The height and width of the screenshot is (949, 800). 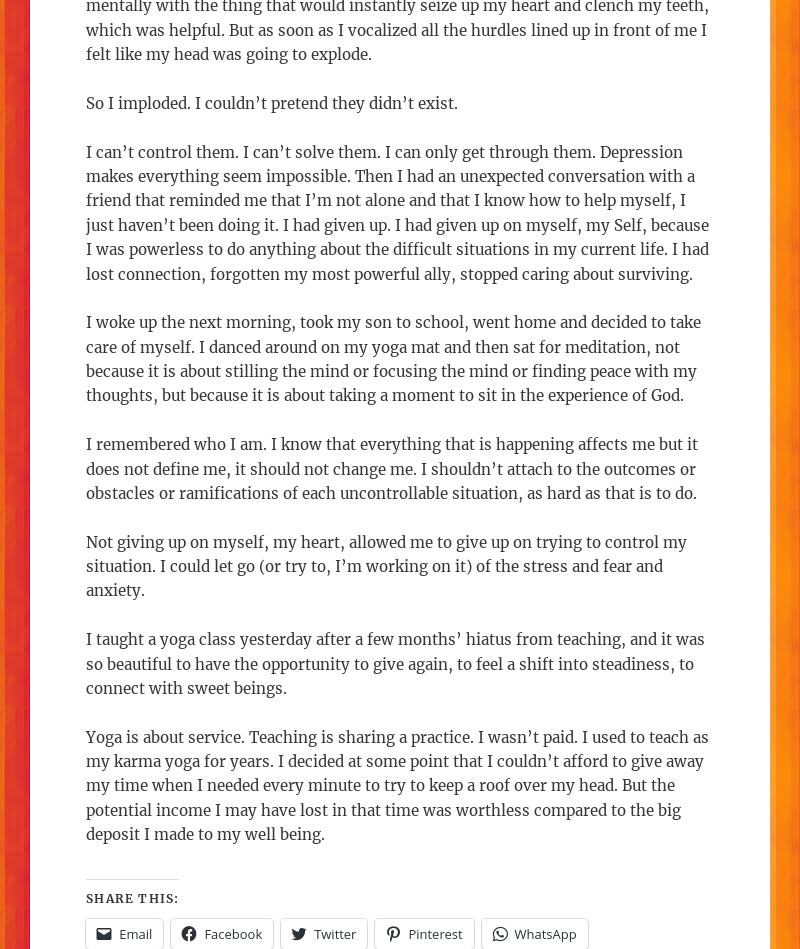 I want to click on 'Not giving up on myself, my heart, allowed me to give up on trying to control my situation. I could let go (or try to, I’m working on it) of the stress and fear and anxiety.', so click(x=385, y=564).